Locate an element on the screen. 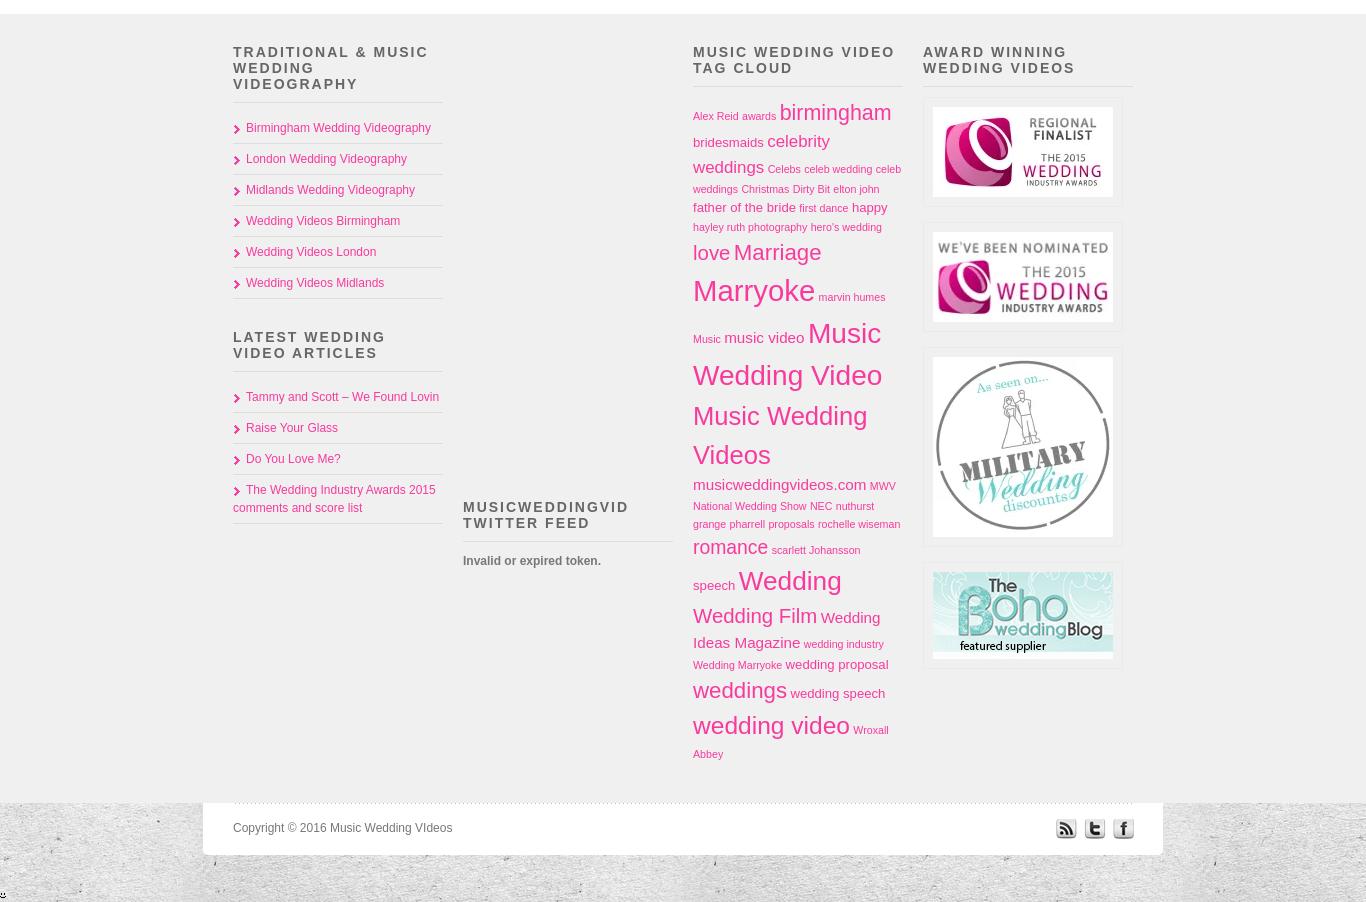 The height and width of the screenshot is (902, 1366). 'happy' is located at coordinates (868, 205).